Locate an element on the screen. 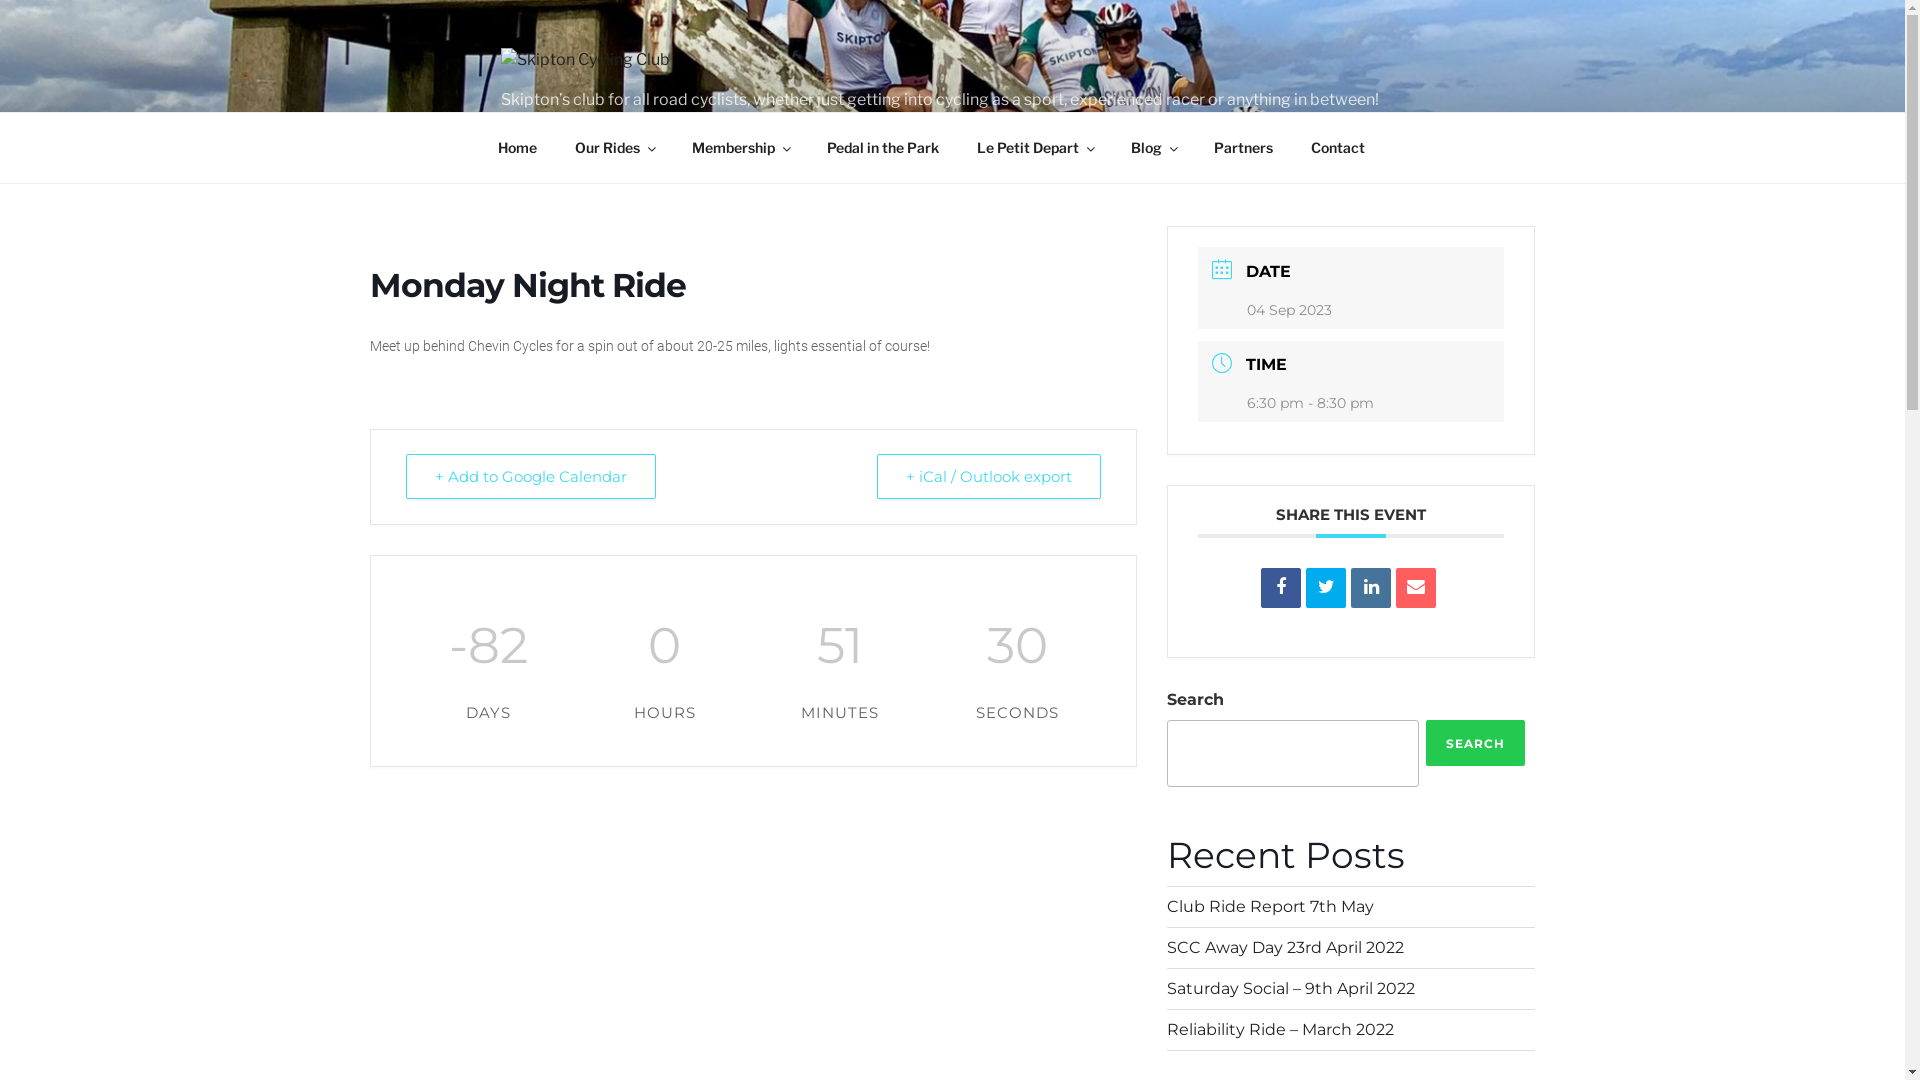 The width and height of the screenshot is (1920, 1080). 'Le Petit Depart' is located at coordinates (1035, 146).